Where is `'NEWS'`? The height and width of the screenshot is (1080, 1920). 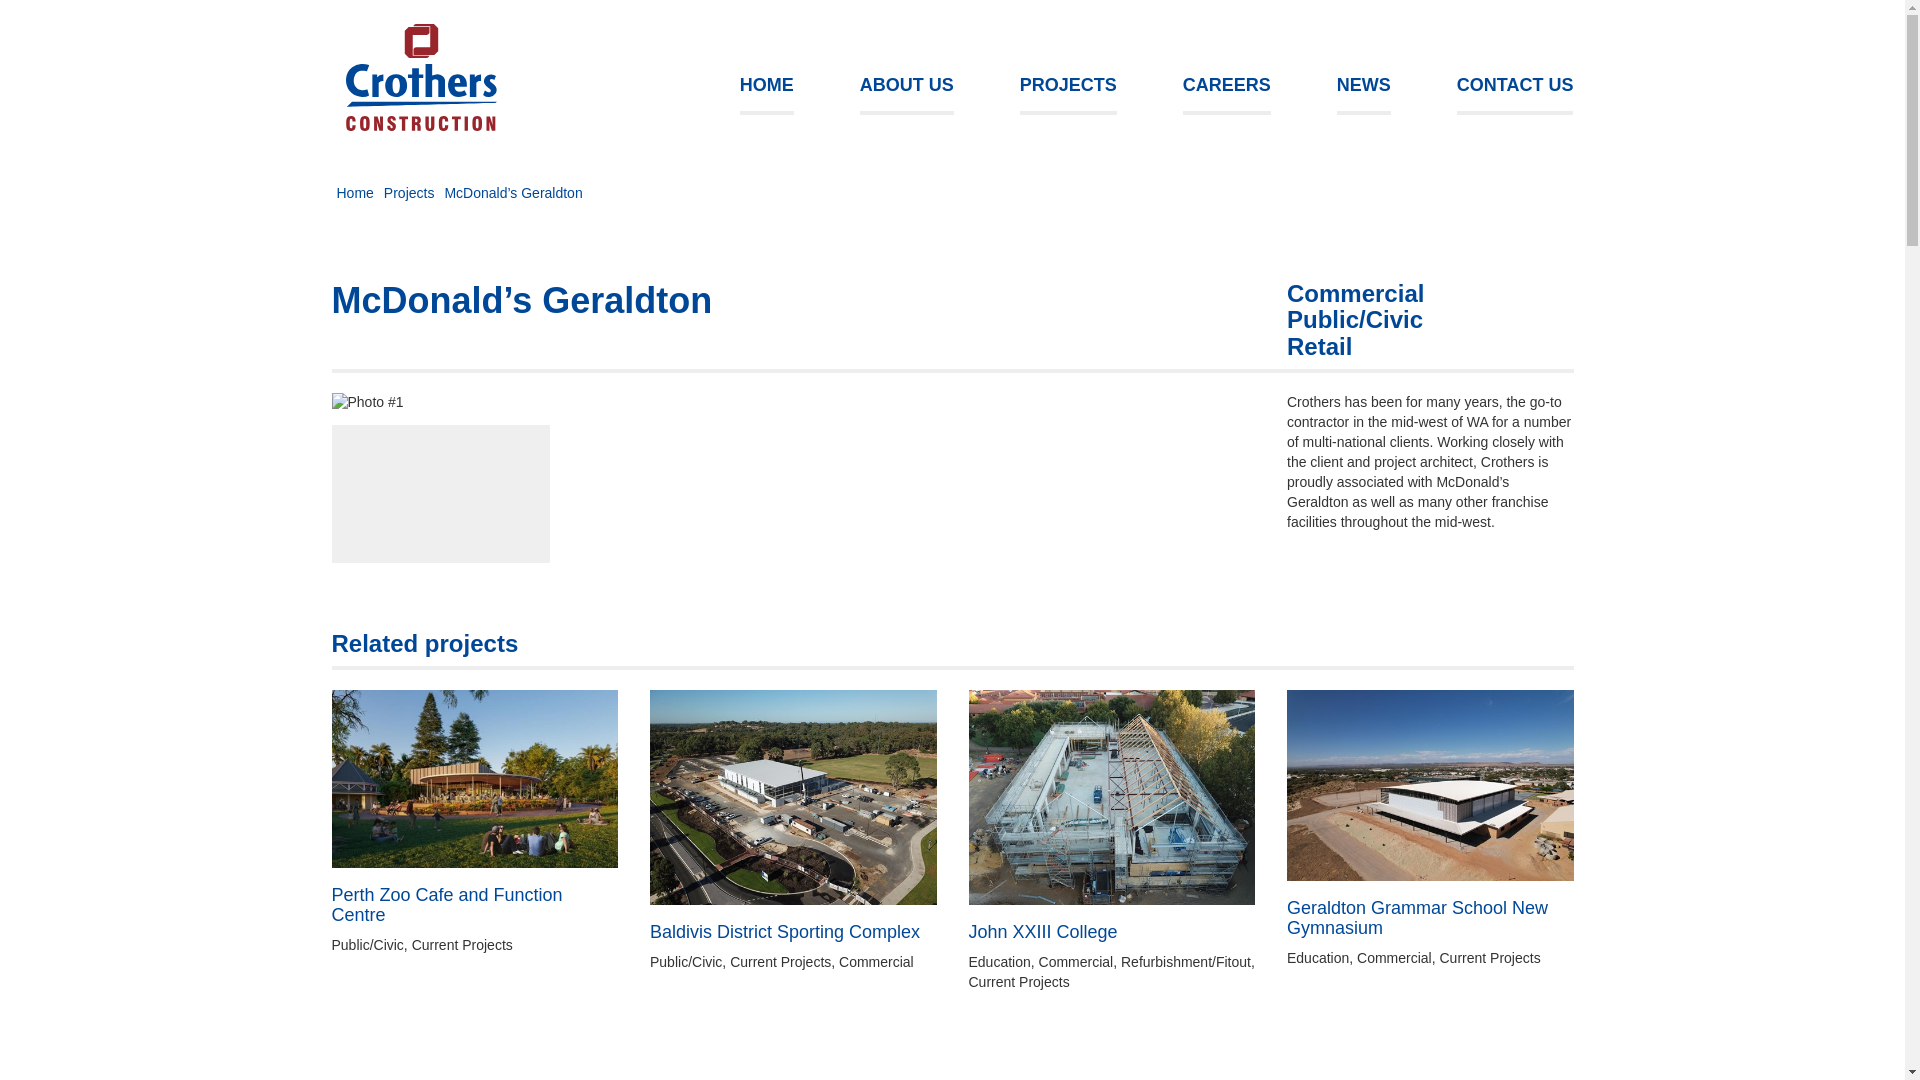 'NEWS' is located at coordinates (1362, 86).